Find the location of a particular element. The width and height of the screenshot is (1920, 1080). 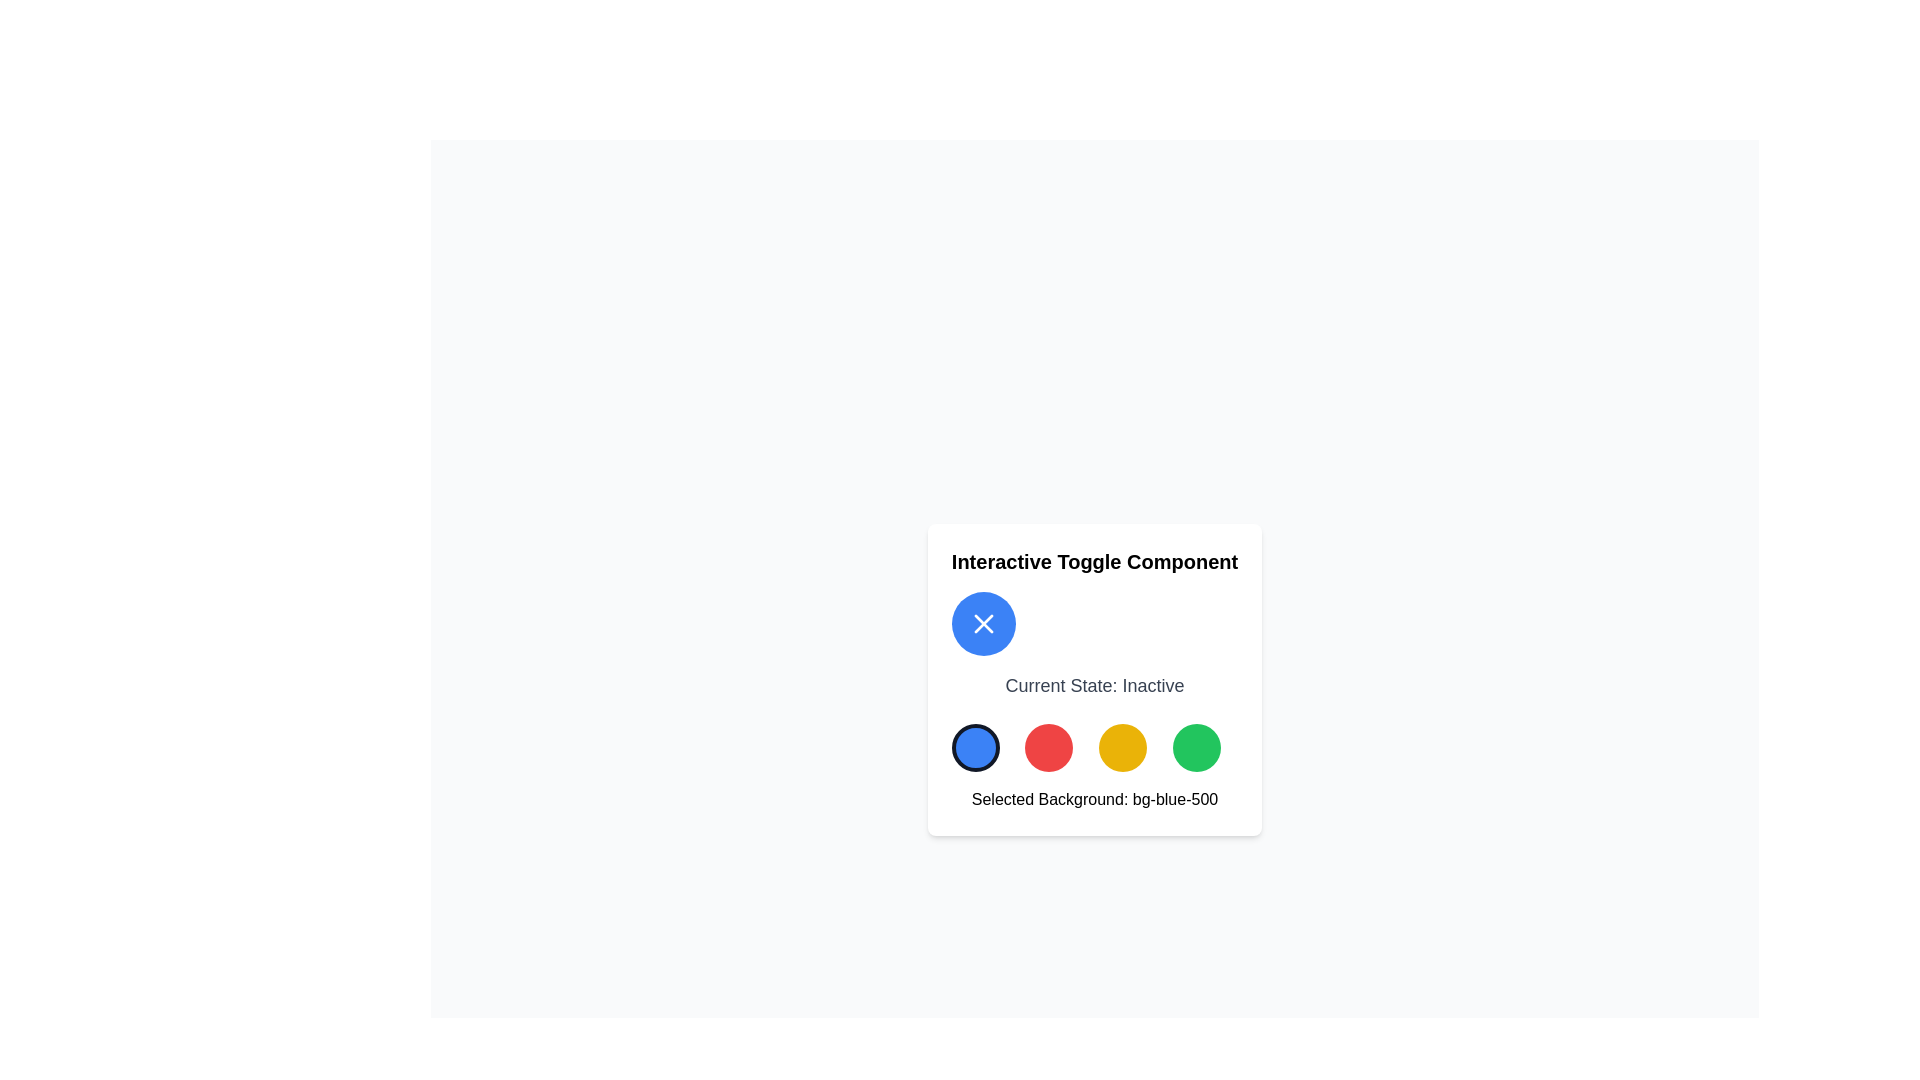

the text label displaying 'Selected Background: bg-blue-500', which is styled with medium font weight and located below the colored circles in the 'Interactive Toggle Component' card is located at coordinates (1093, 798).